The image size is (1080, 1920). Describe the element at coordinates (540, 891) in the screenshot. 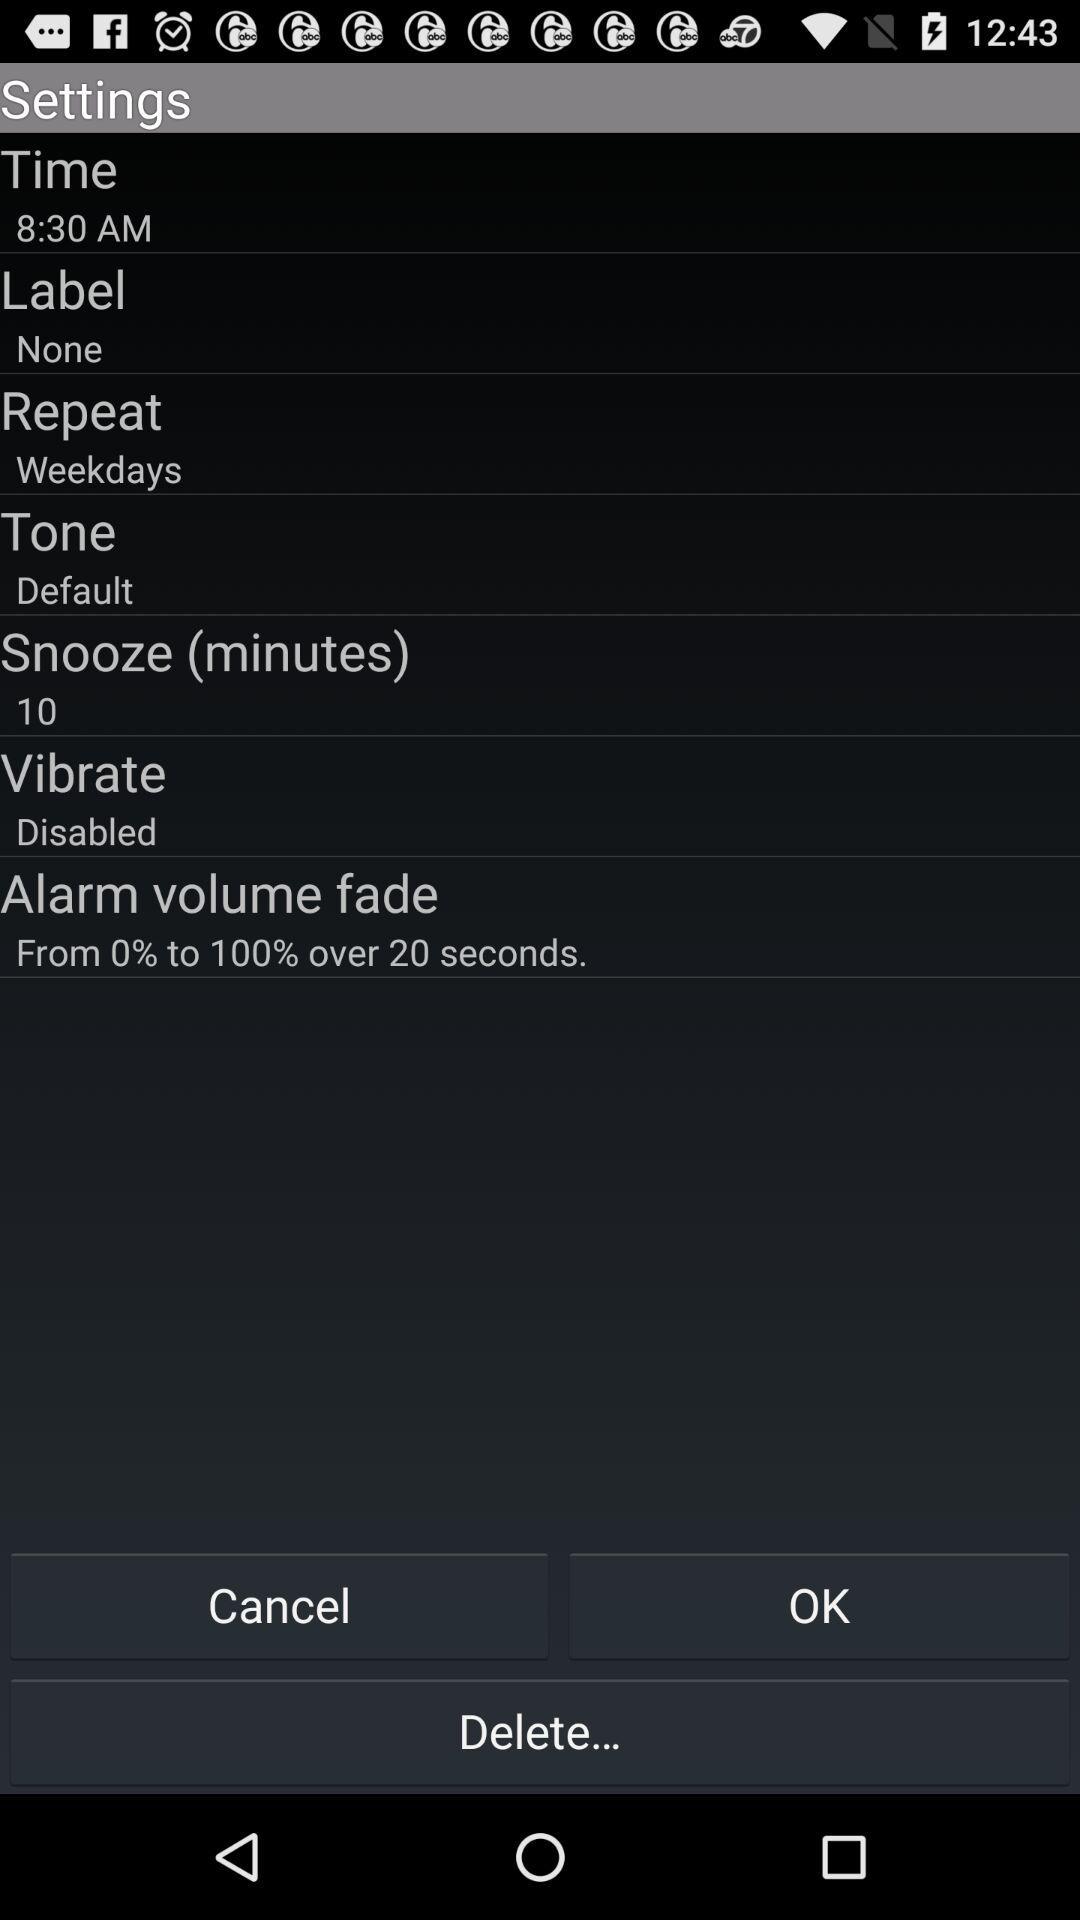

I see `alarm volume fade icon` at that location.